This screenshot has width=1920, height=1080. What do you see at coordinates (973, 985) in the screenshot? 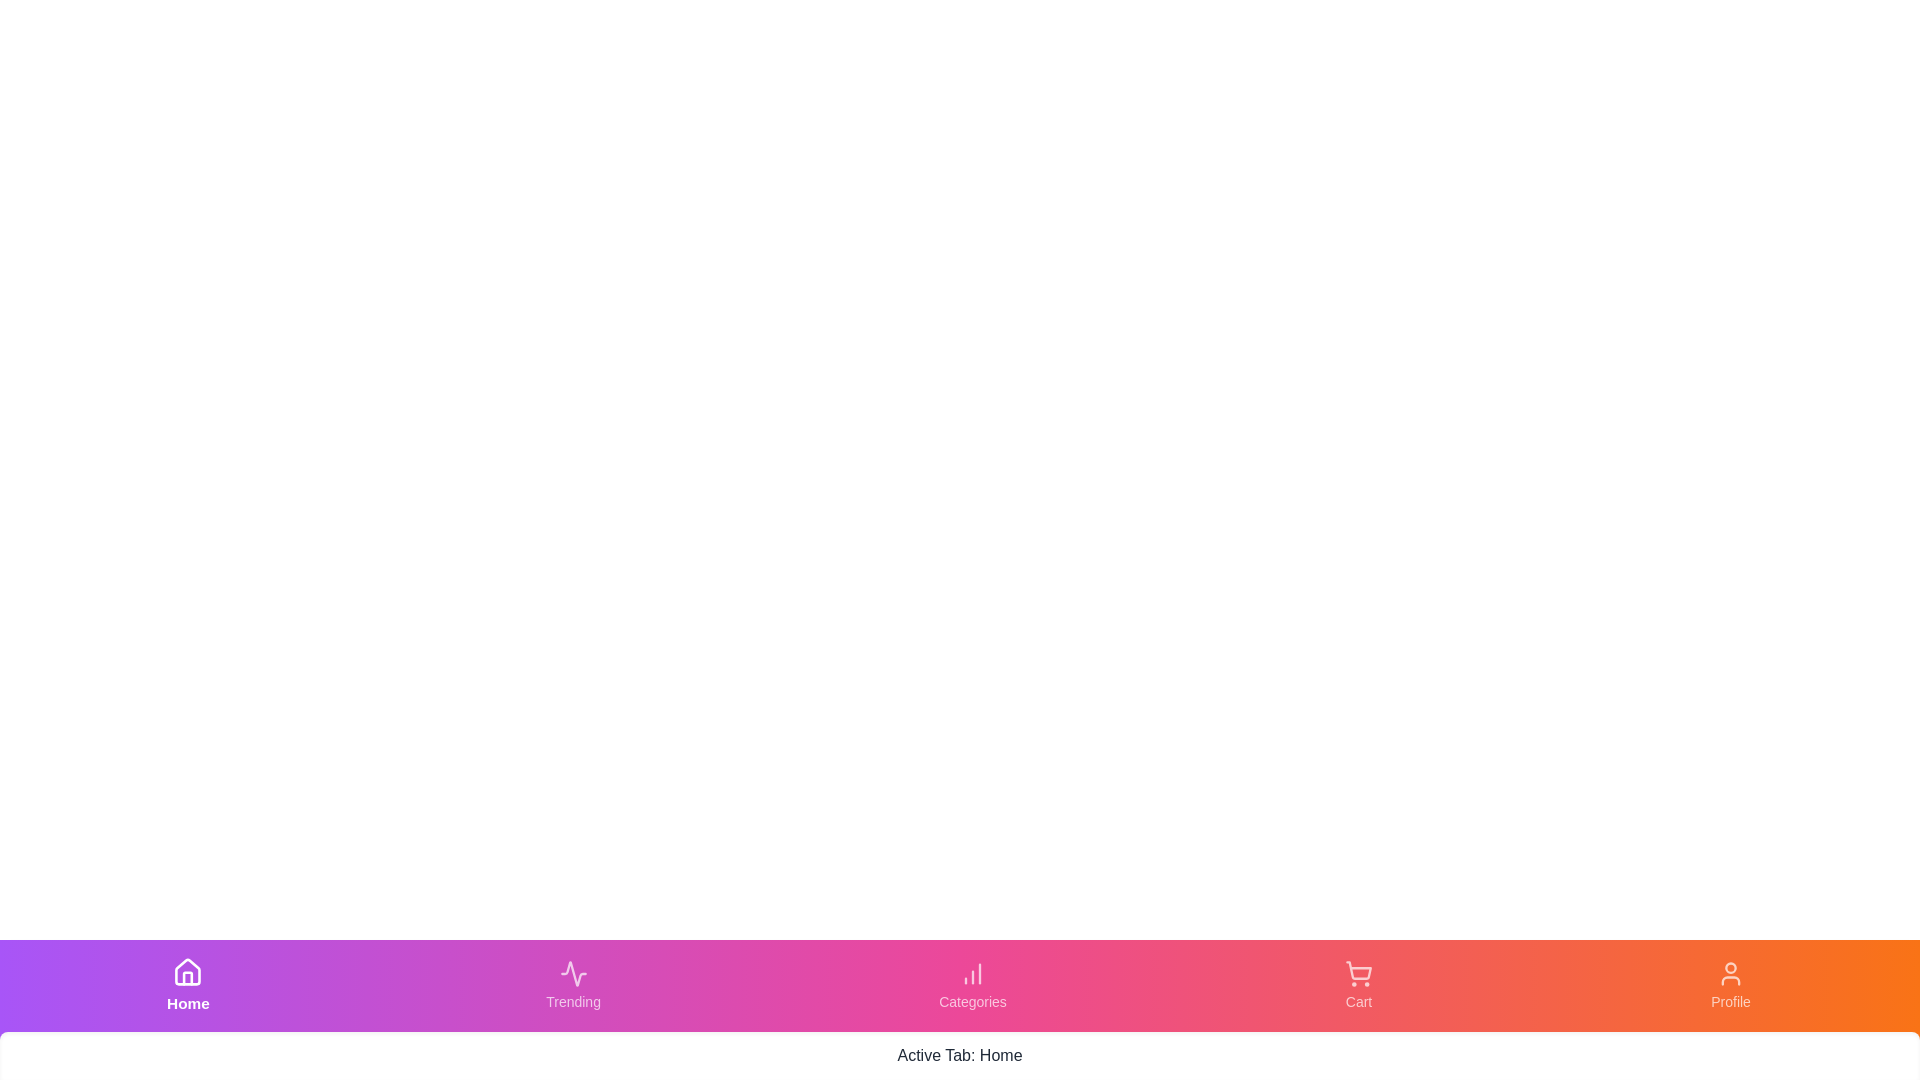
I see `the Categories tab to activate it` at bounding box center [973, 985].